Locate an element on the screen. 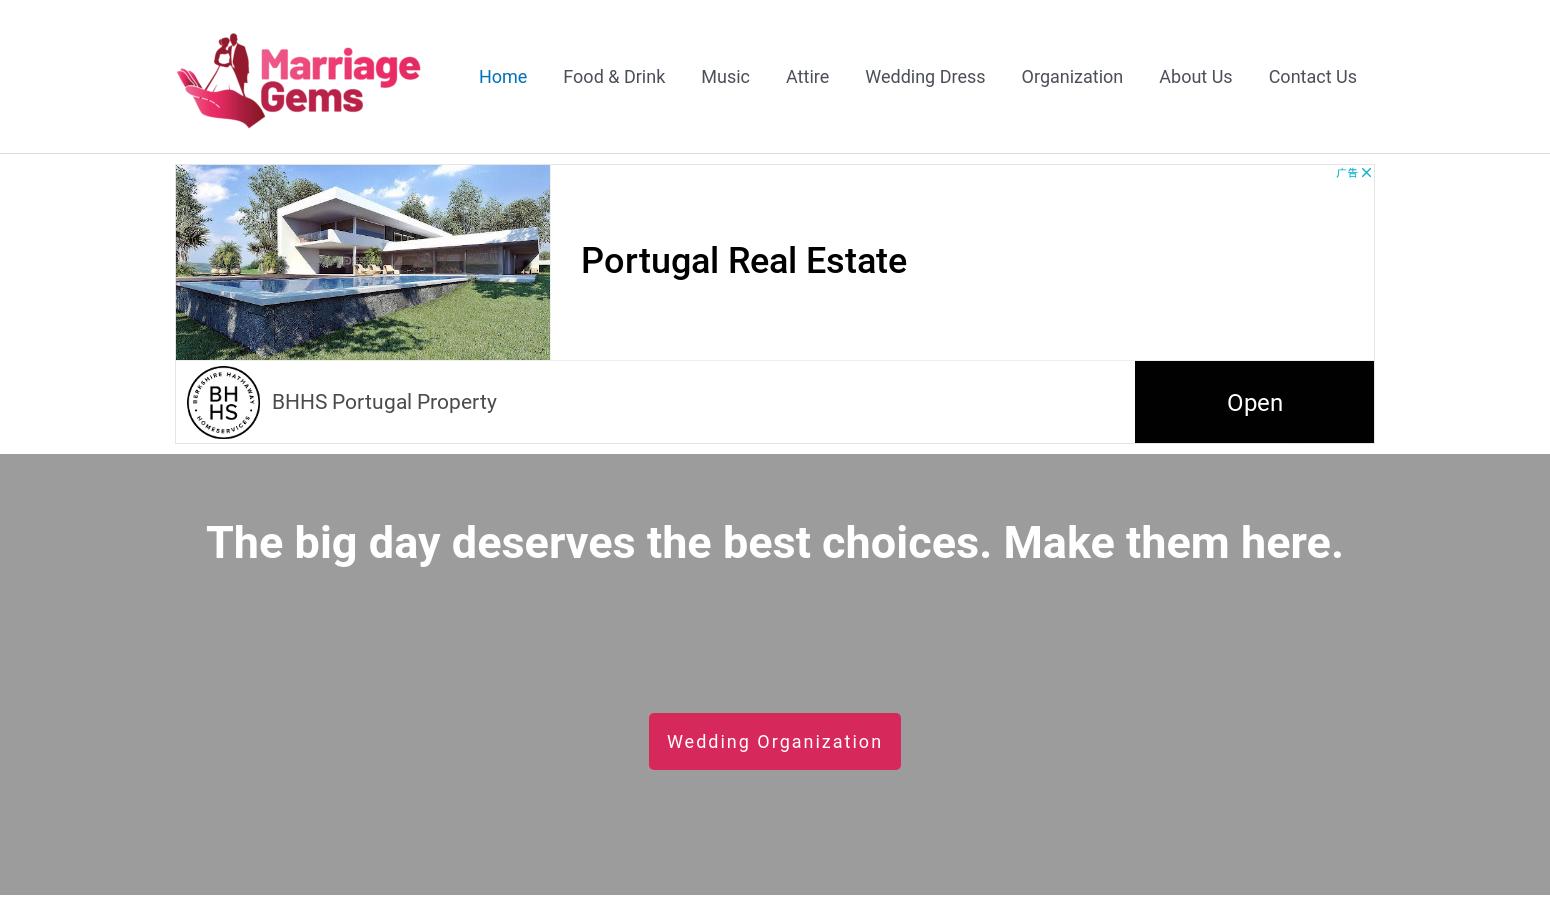 This screenshot has width=1550, height=899. 'Organization' is located at coordinates (1020, 74).